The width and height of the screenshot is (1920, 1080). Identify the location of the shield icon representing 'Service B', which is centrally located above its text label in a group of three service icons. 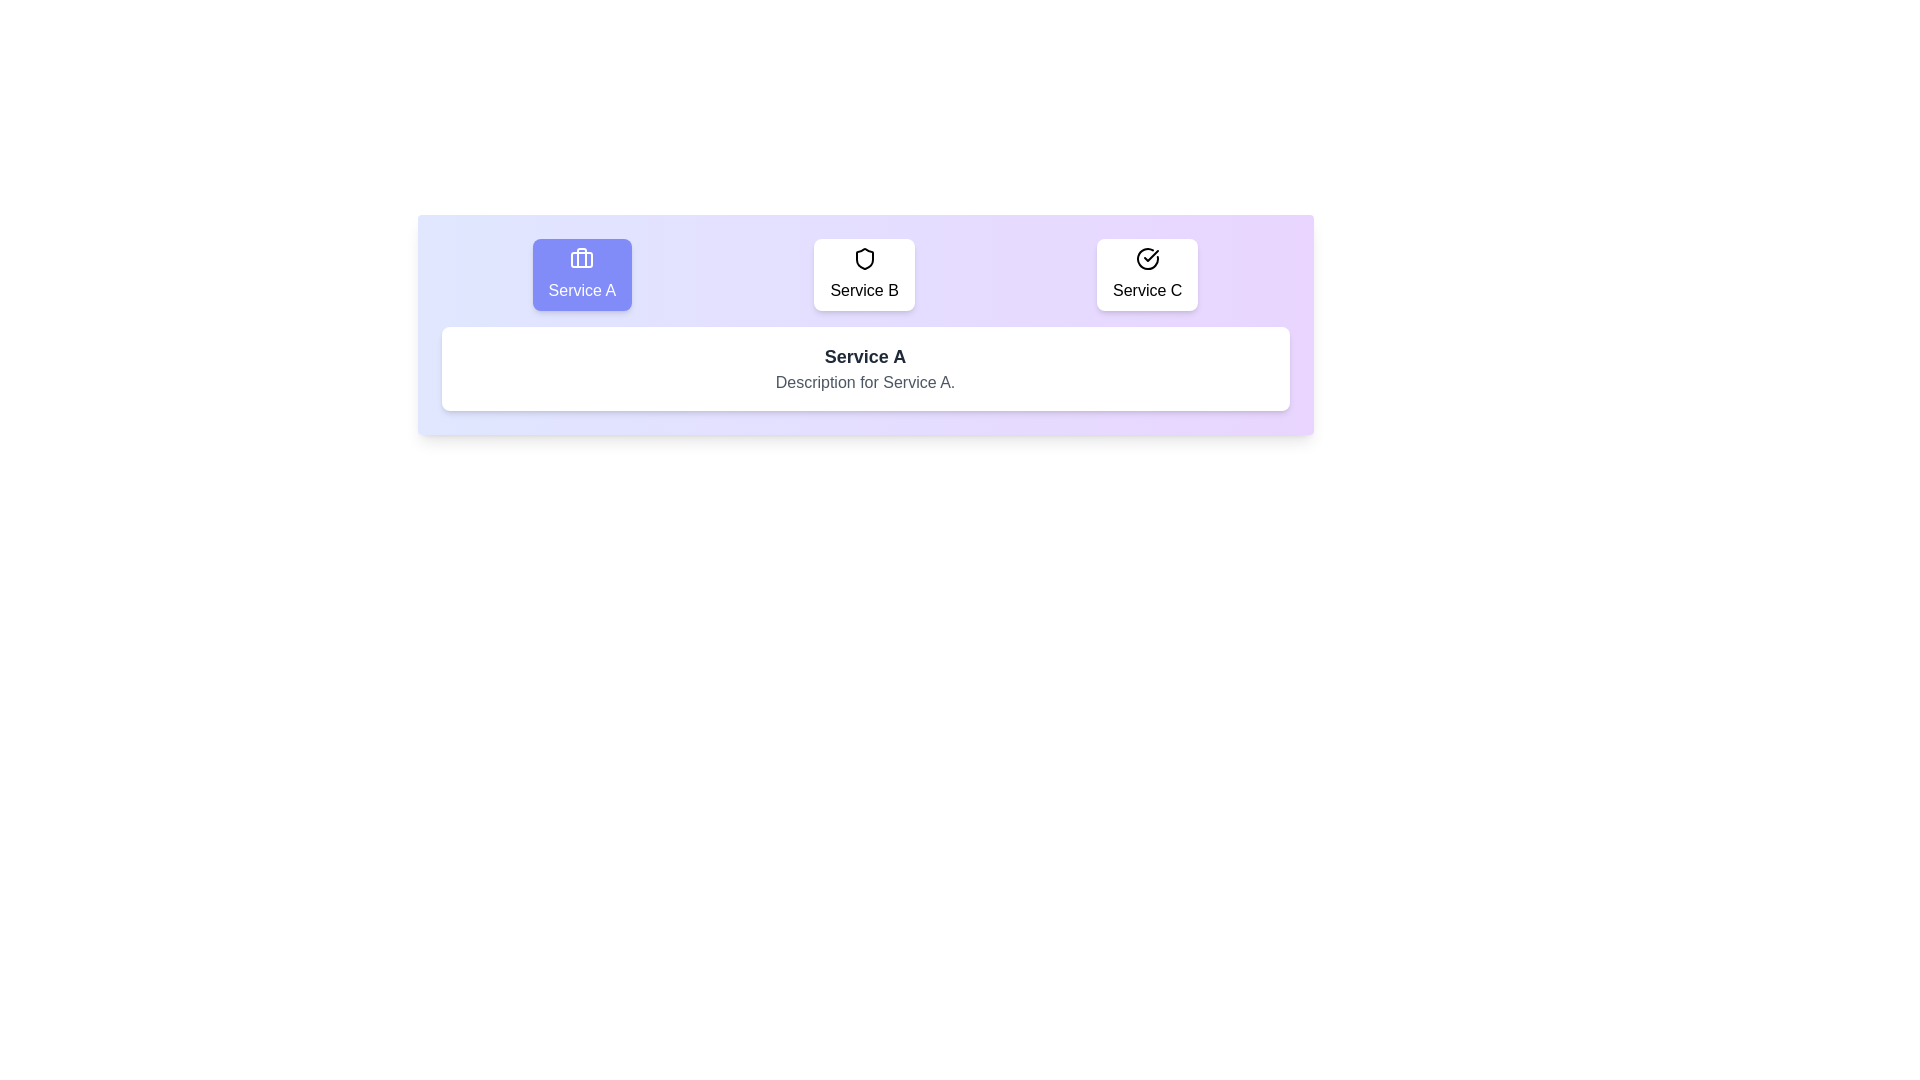
(864, 257).